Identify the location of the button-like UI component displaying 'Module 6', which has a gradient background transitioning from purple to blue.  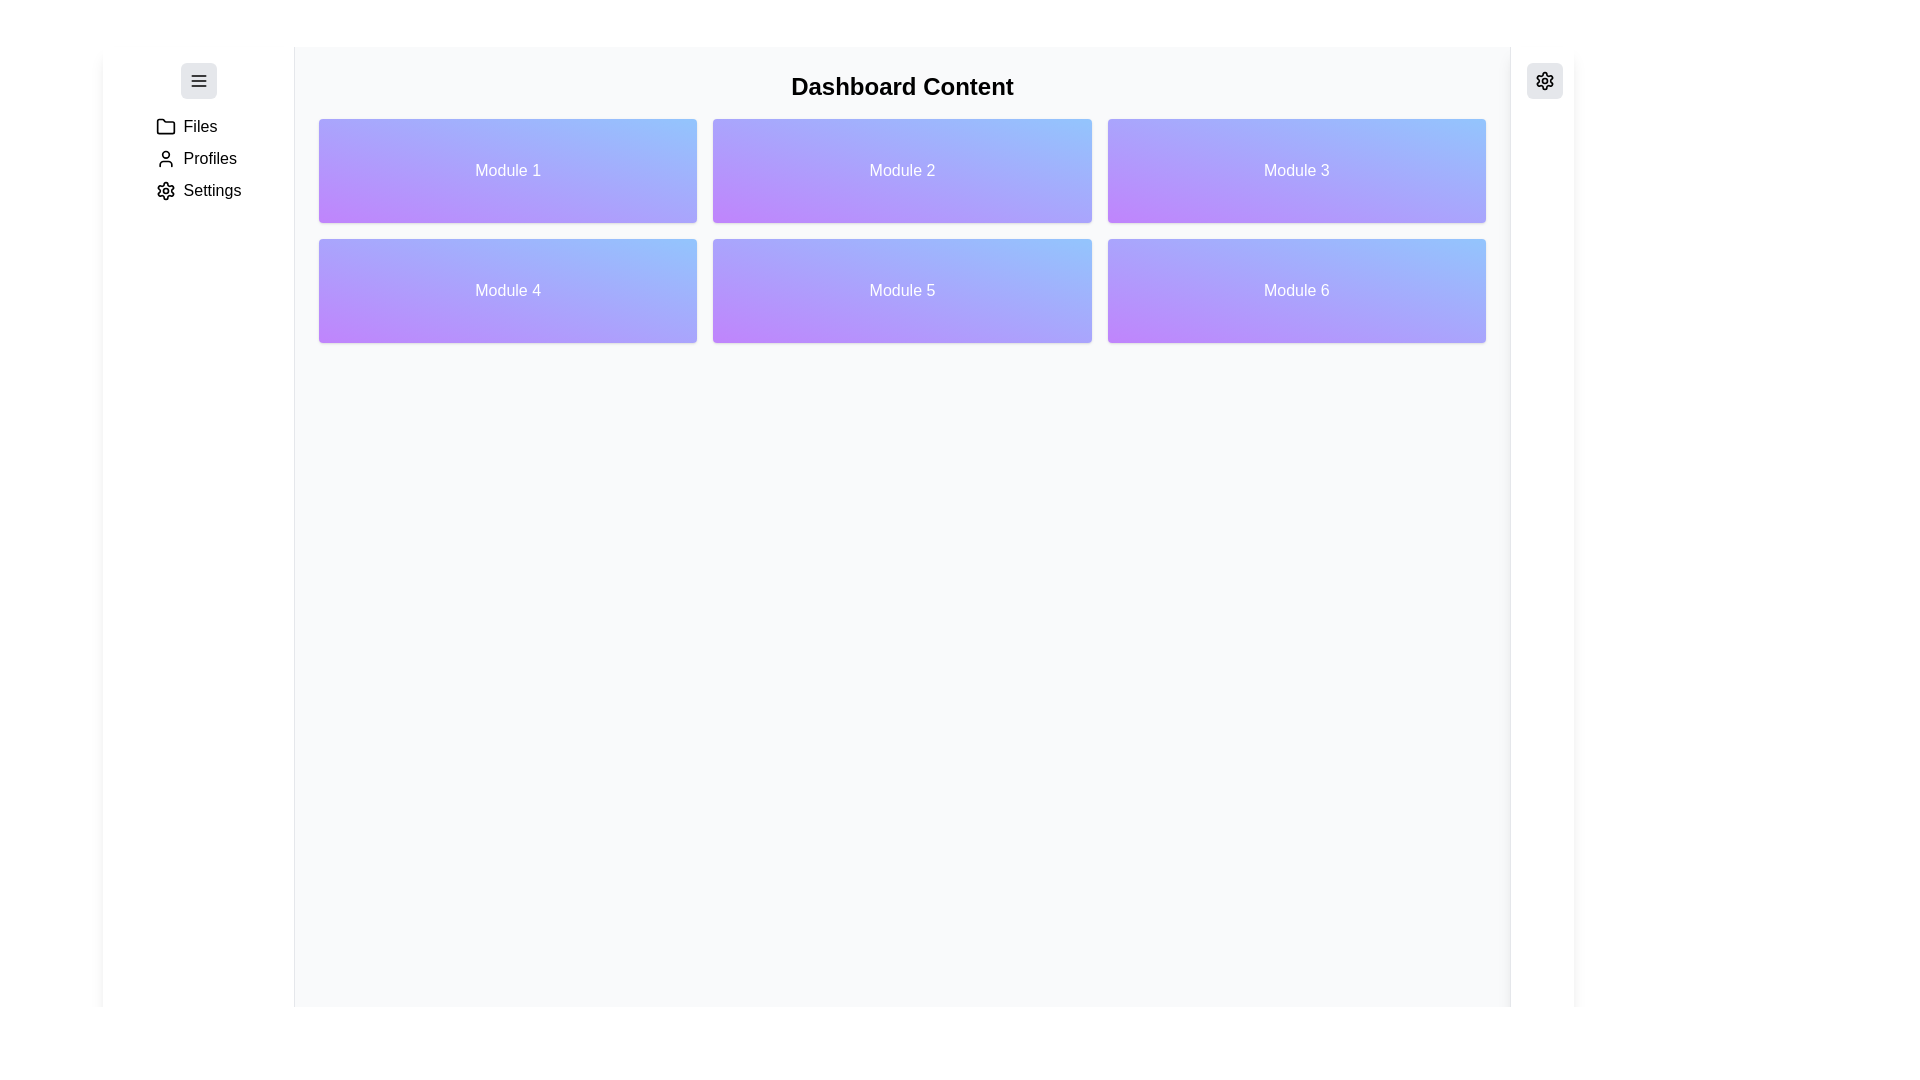
(1296, 290).